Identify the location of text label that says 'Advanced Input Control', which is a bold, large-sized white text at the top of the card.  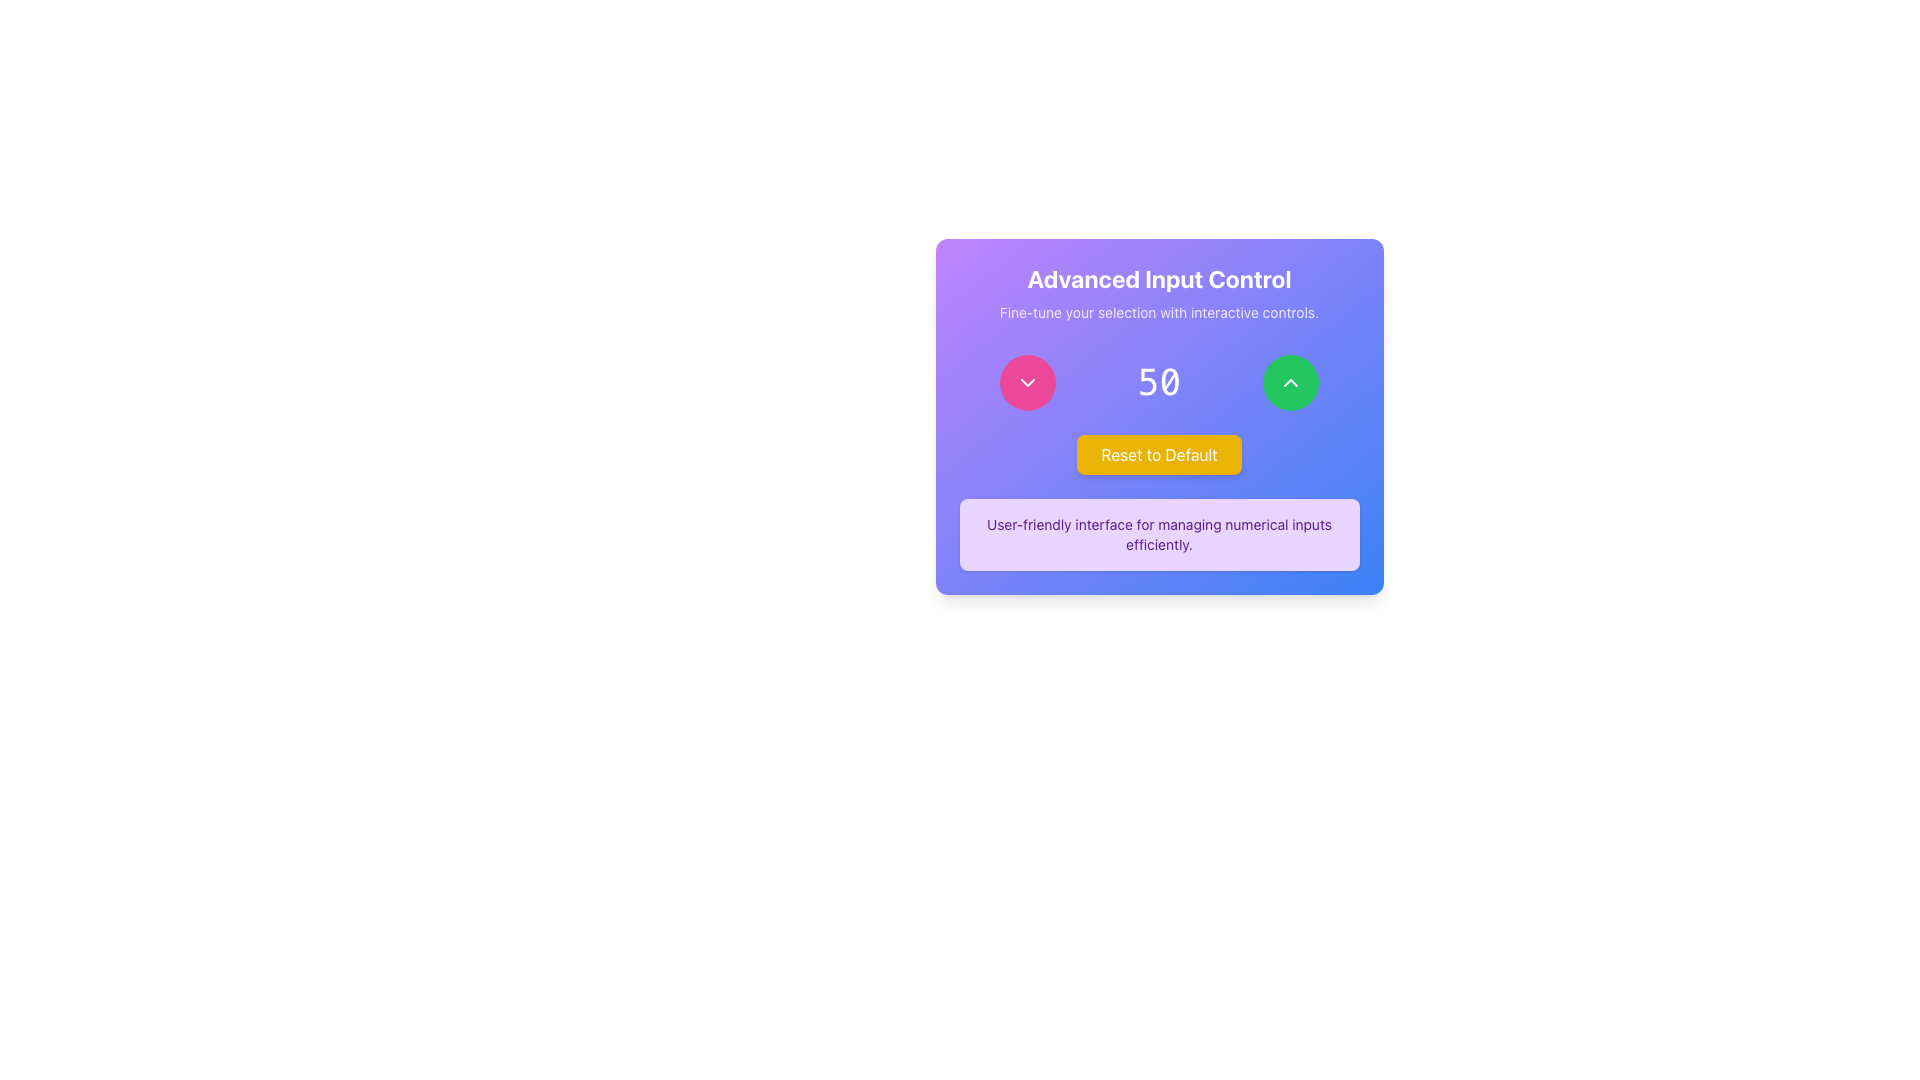
(1159, 278).